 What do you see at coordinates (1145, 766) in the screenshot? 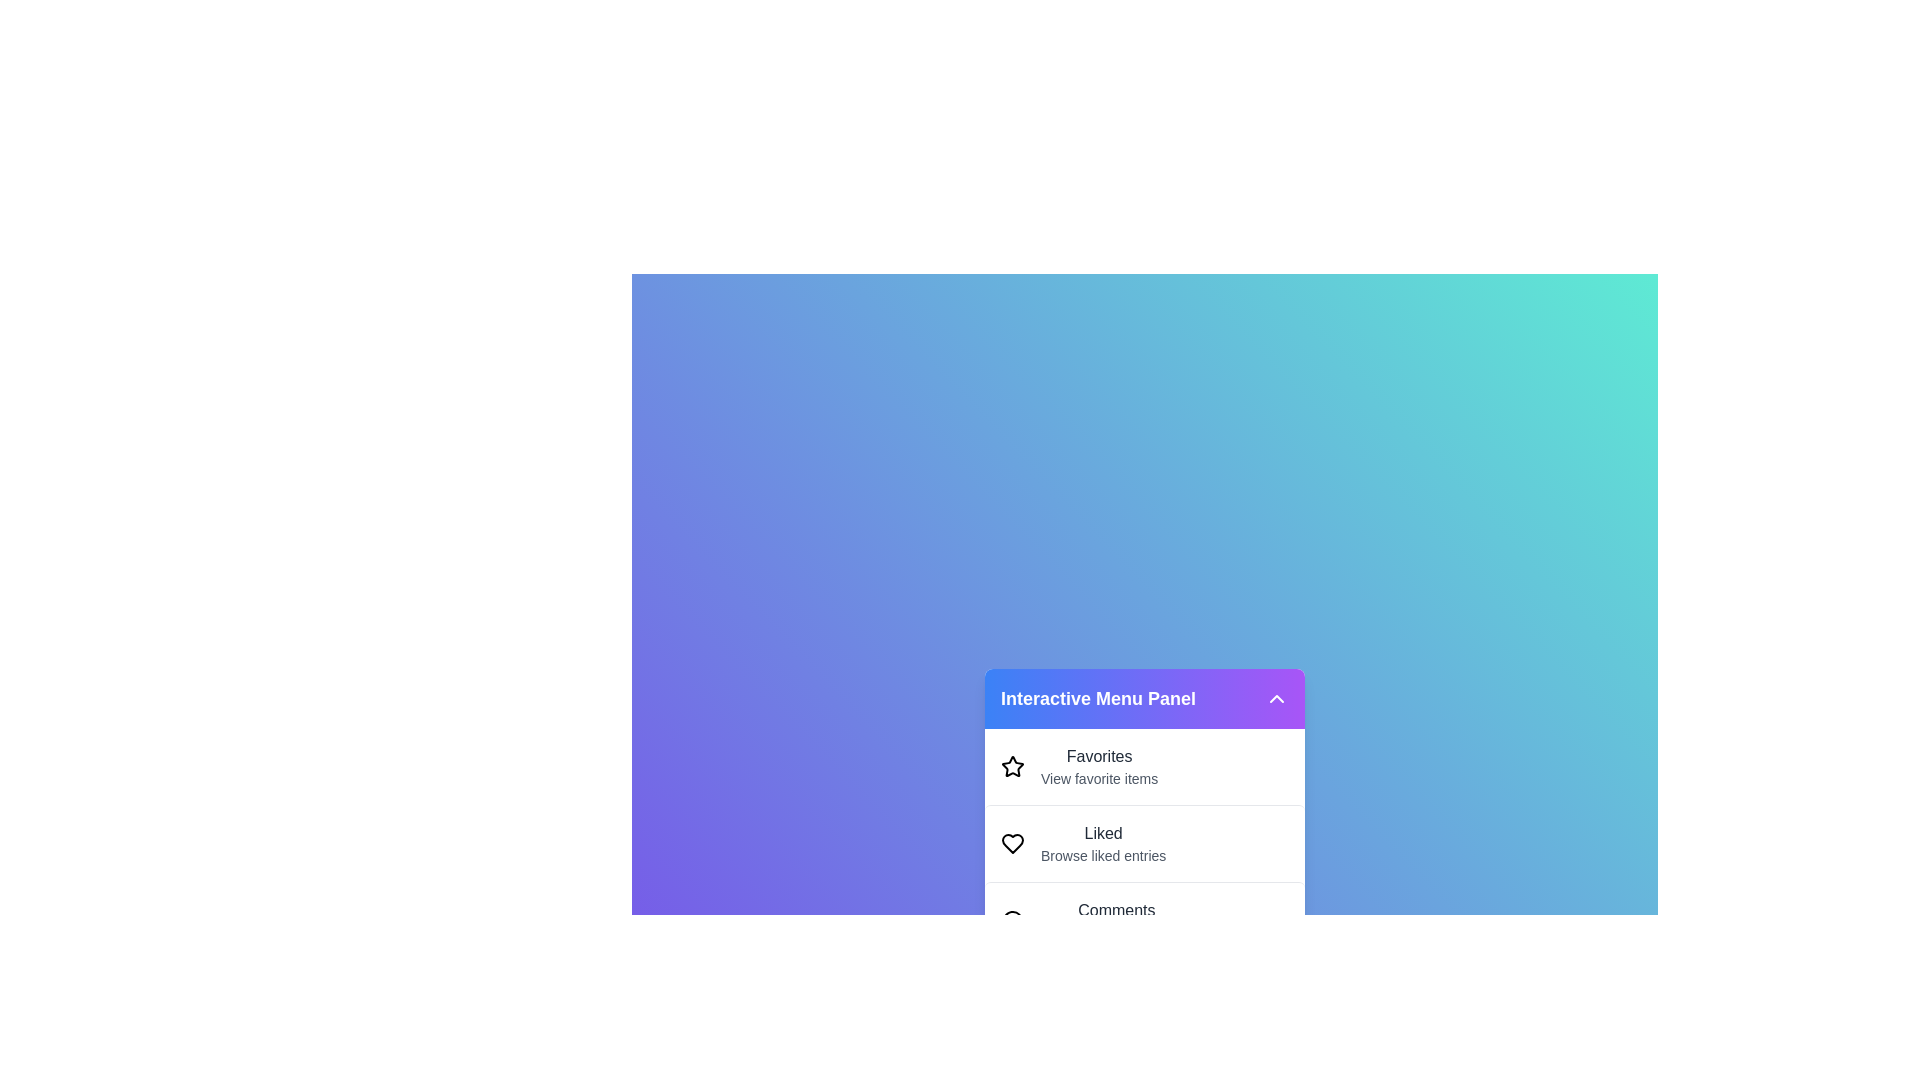
I see `the menu item Favorites to preview its highlight effect` at bounding box center [1145, 766].